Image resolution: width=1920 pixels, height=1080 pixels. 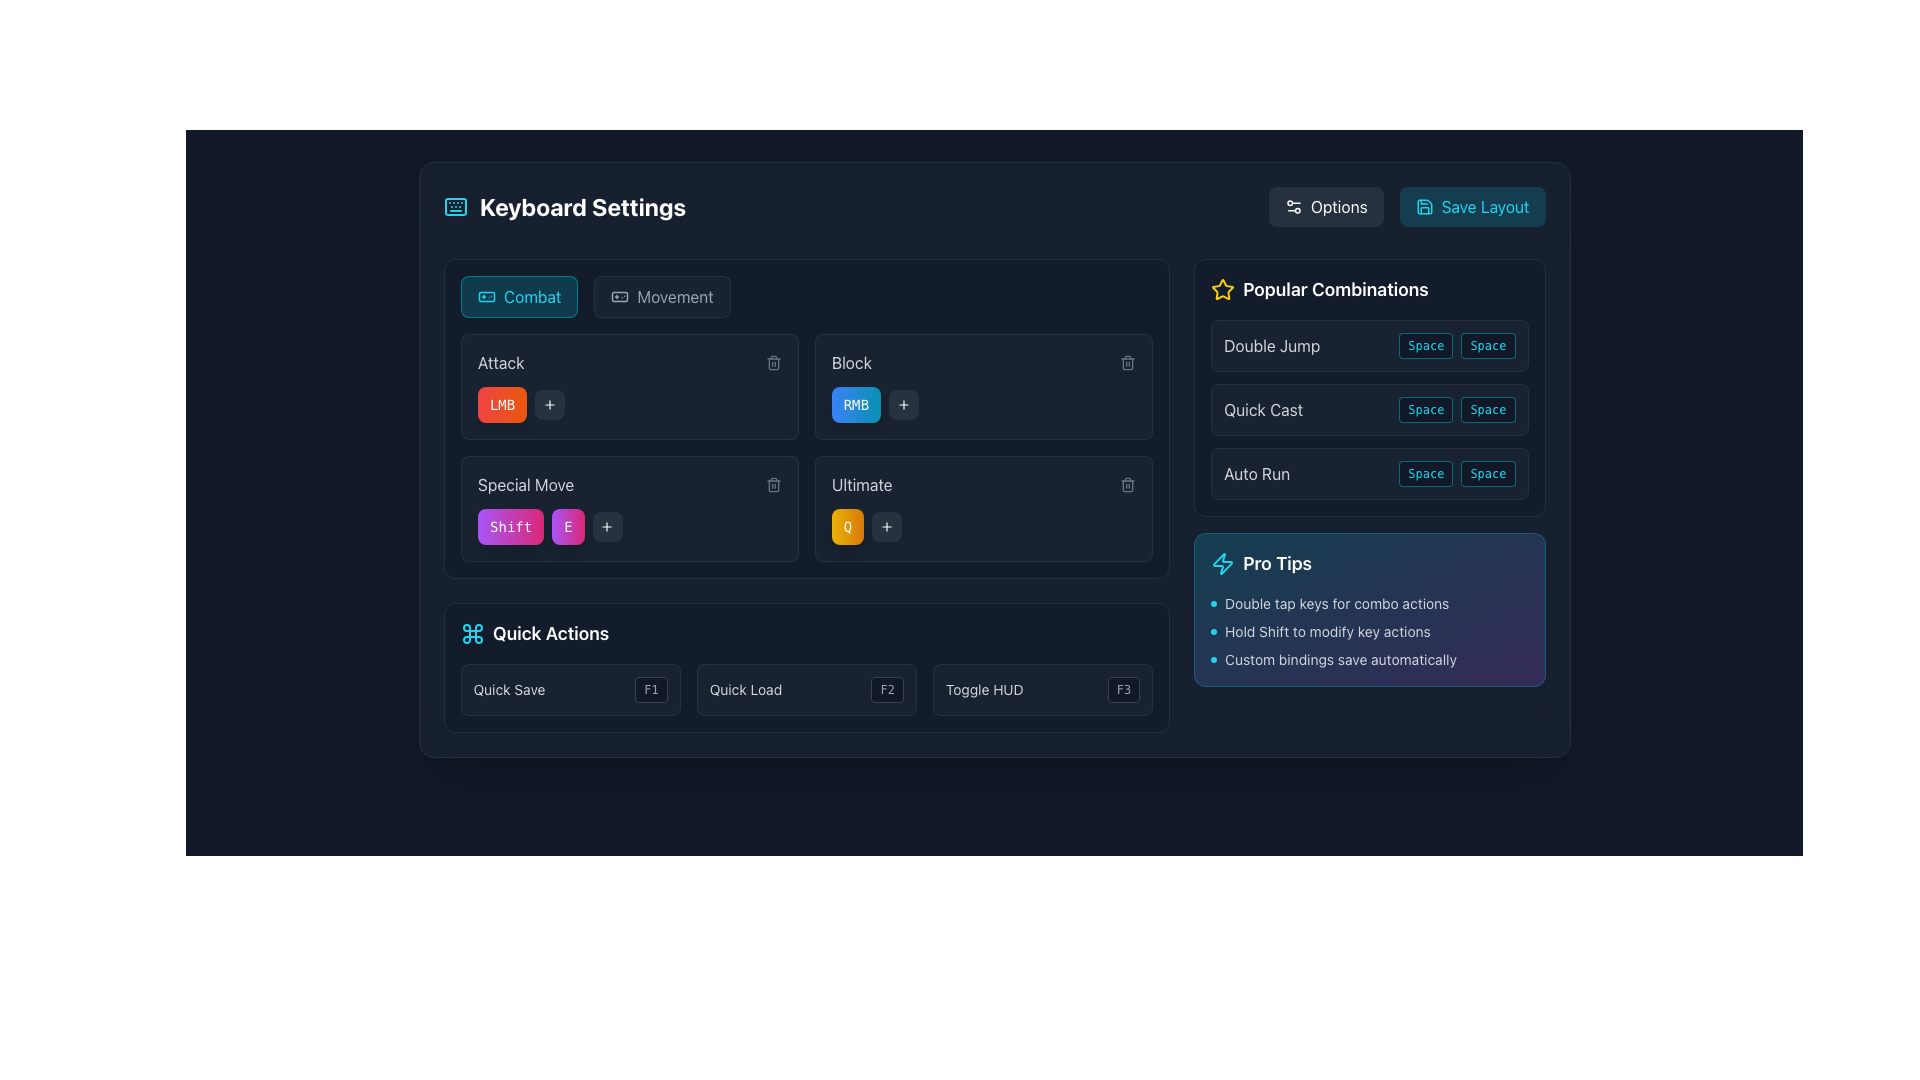 I want to click on the settings icon located in the top-right corner of the interface, specifically positioned to the left of the 'Save Layout' button, so click(x=1293, y=207).